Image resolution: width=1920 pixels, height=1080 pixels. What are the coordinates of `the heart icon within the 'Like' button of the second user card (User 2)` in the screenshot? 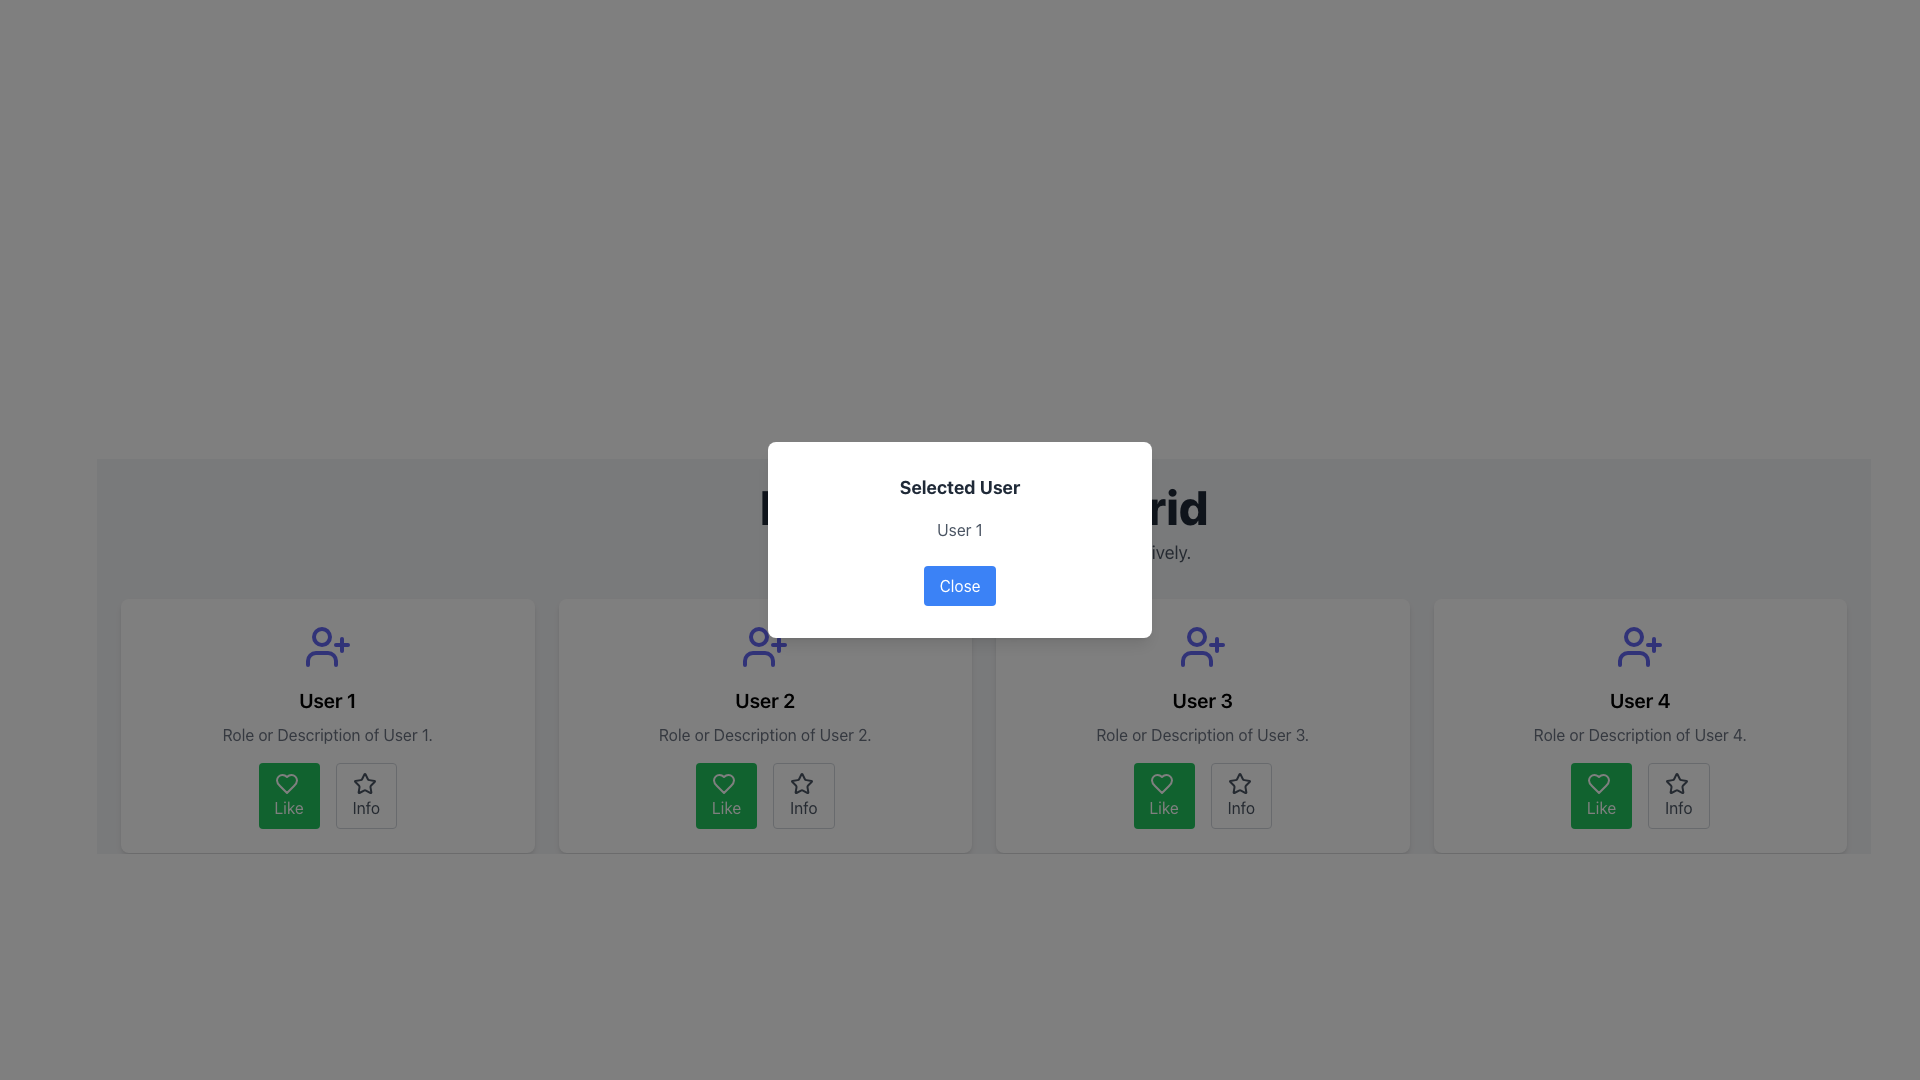 It's located at (723, 782).